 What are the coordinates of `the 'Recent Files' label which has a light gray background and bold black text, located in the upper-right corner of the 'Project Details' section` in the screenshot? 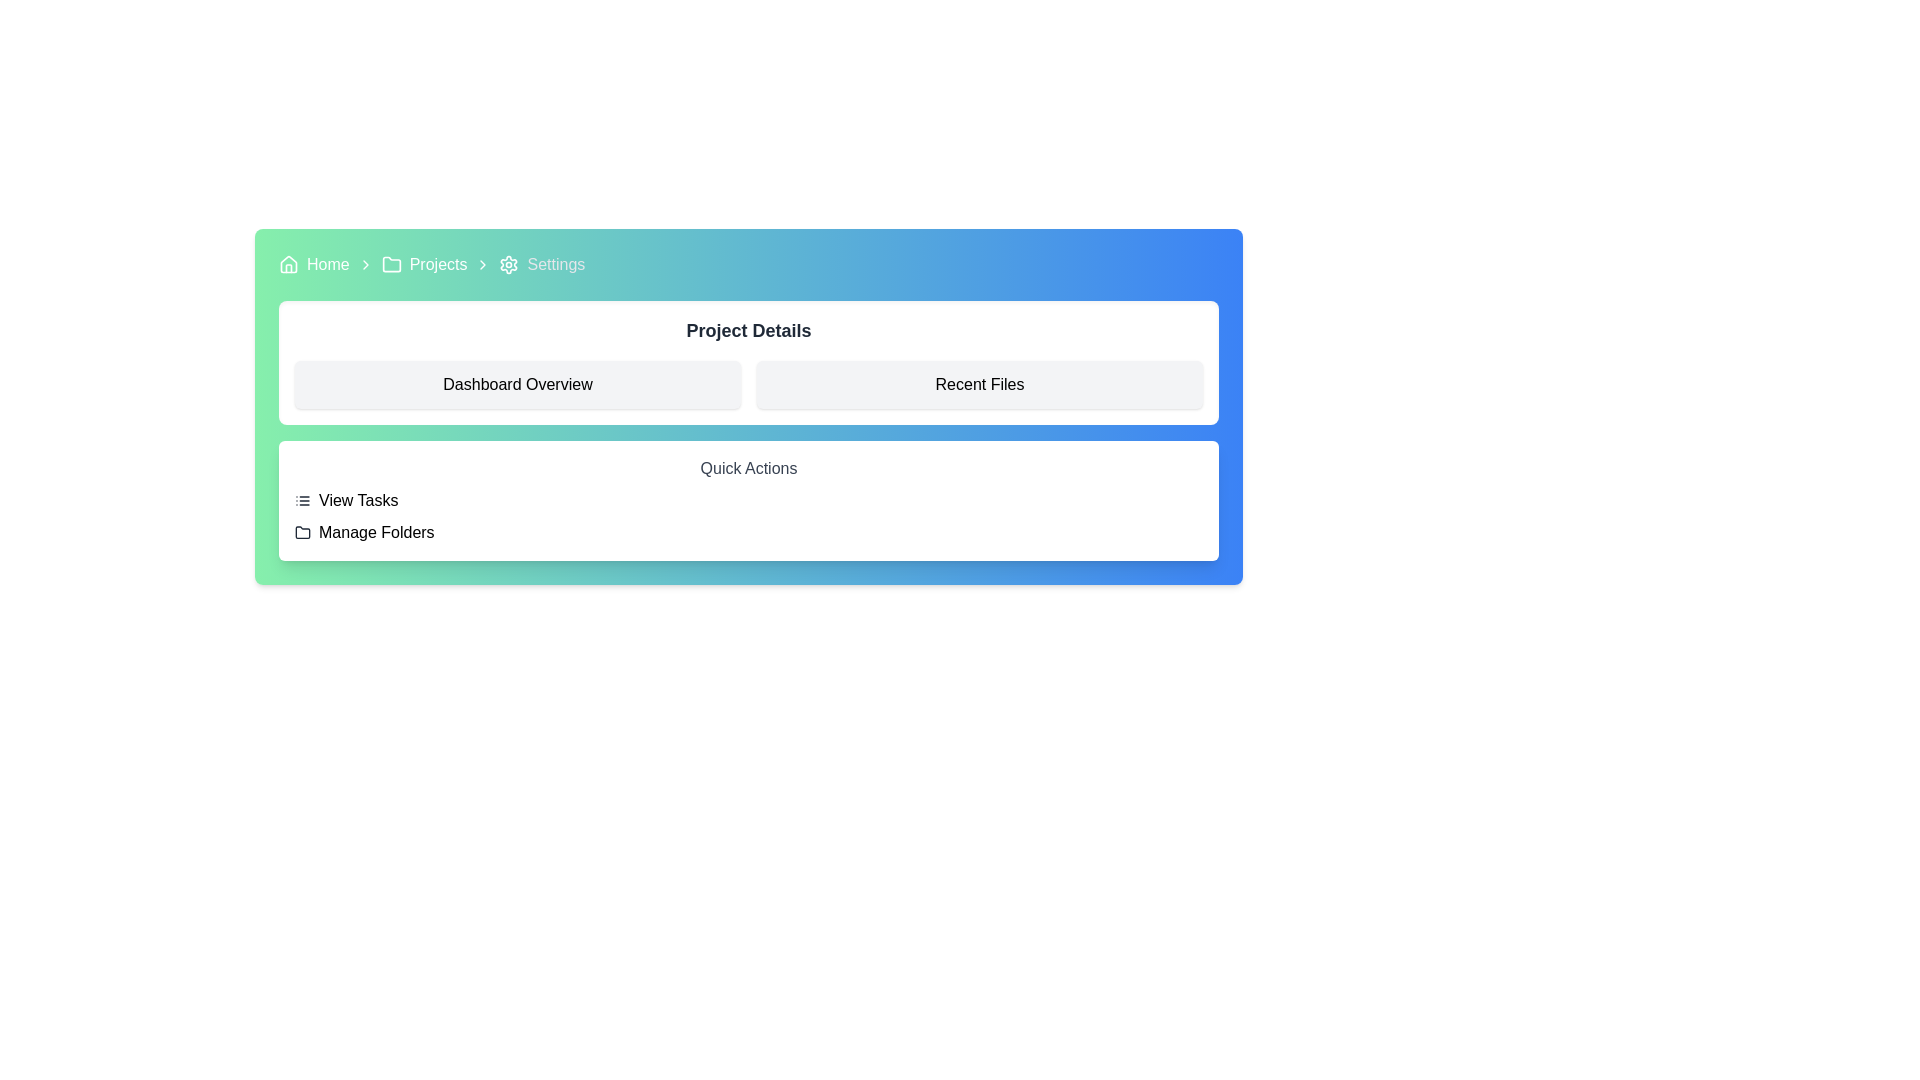 It's located at (979, 385).